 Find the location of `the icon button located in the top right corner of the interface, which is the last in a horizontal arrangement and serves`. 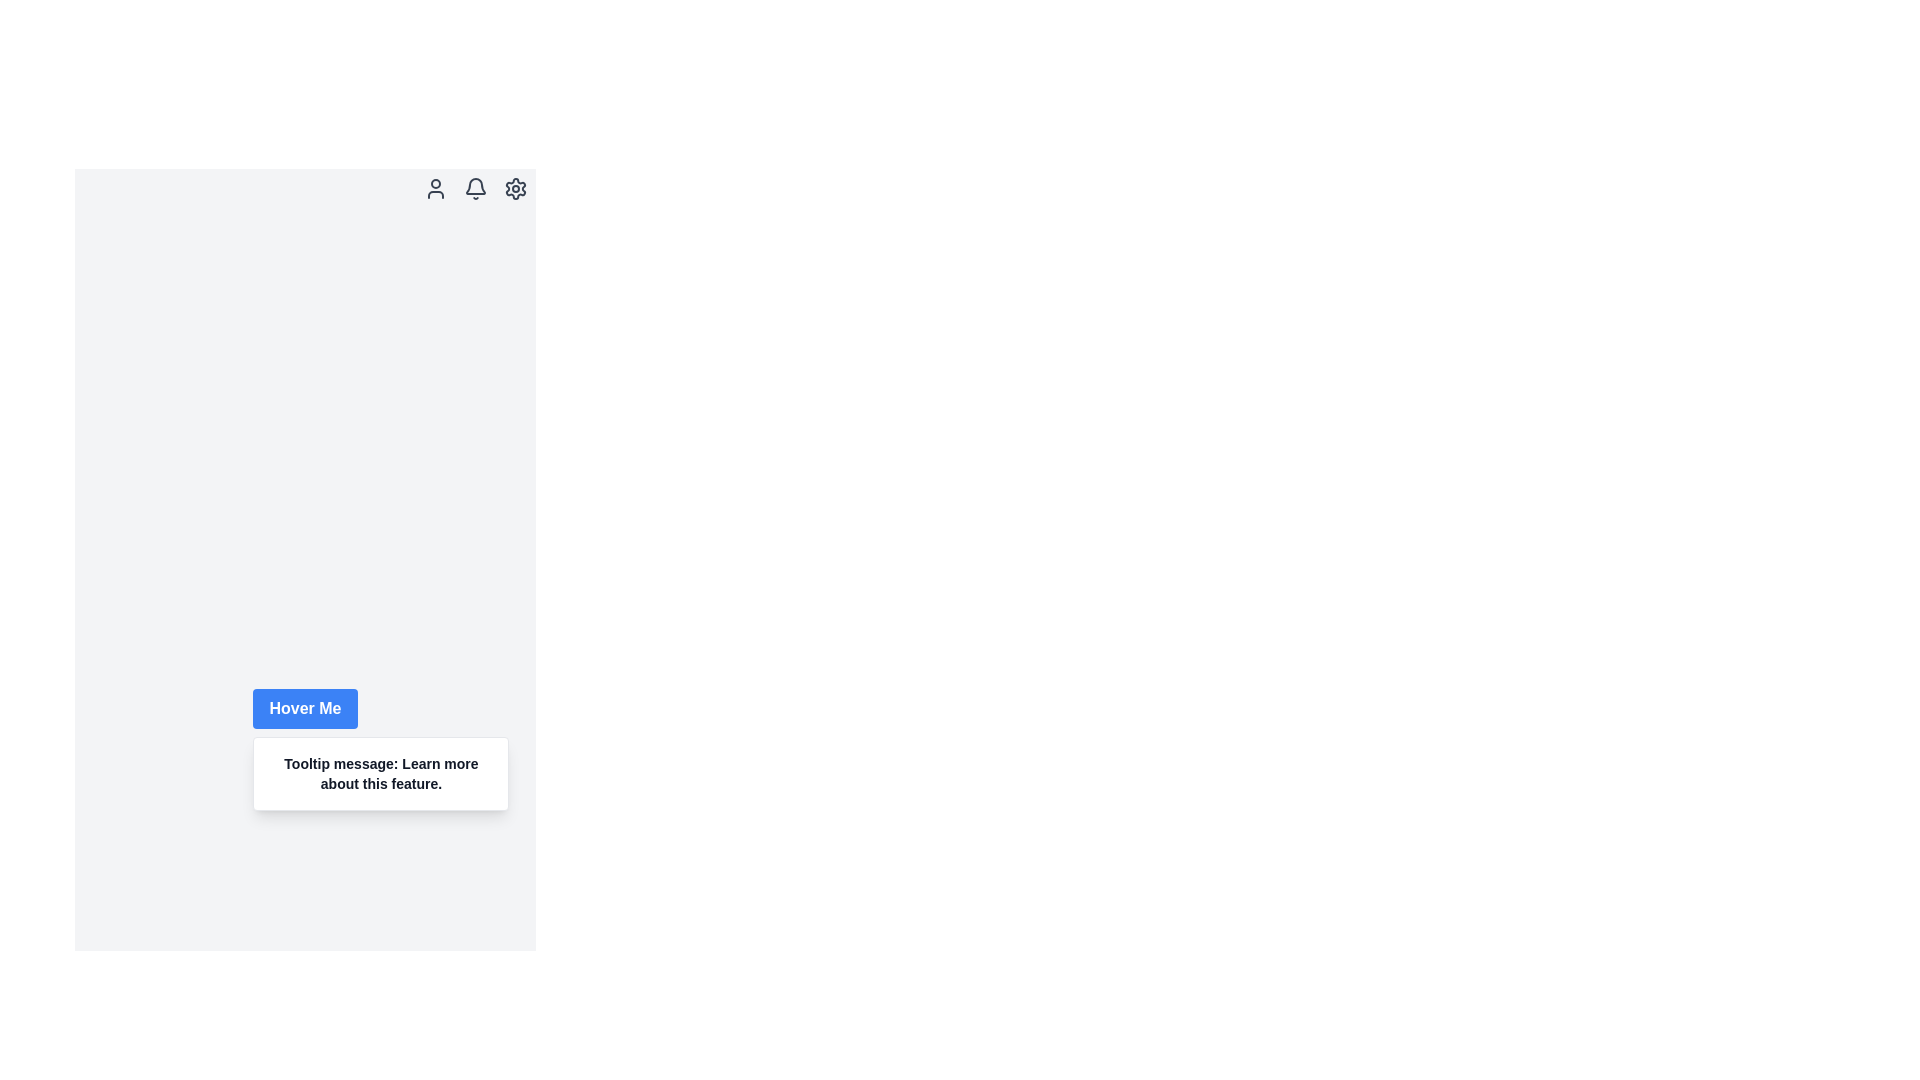

the icon button located in the top right corner of the interface, which is the last in a horizontal arrangement and serves is located at coordinates (515, 189).